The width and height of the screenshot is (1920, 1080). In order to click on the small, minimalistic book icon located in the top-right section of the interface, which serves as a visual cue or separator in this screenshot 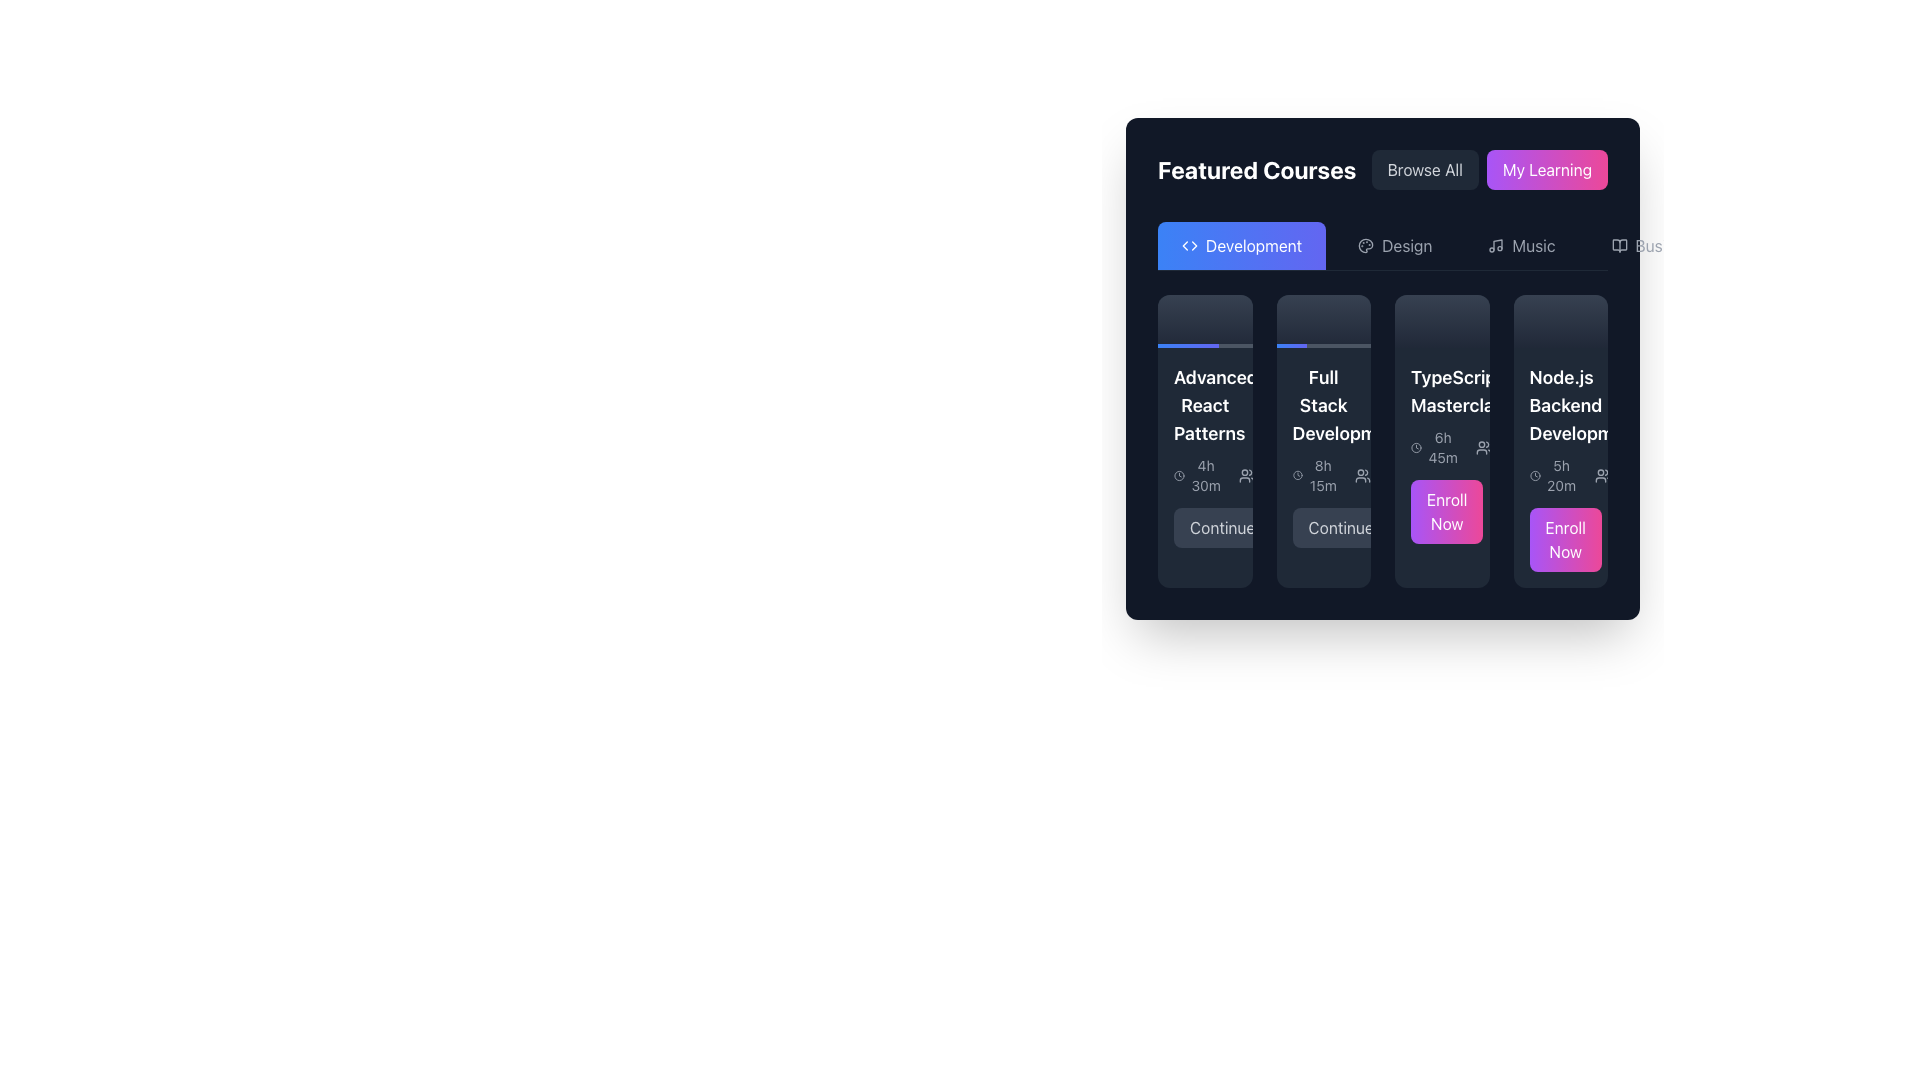, I will do `click(1619, 245)`.